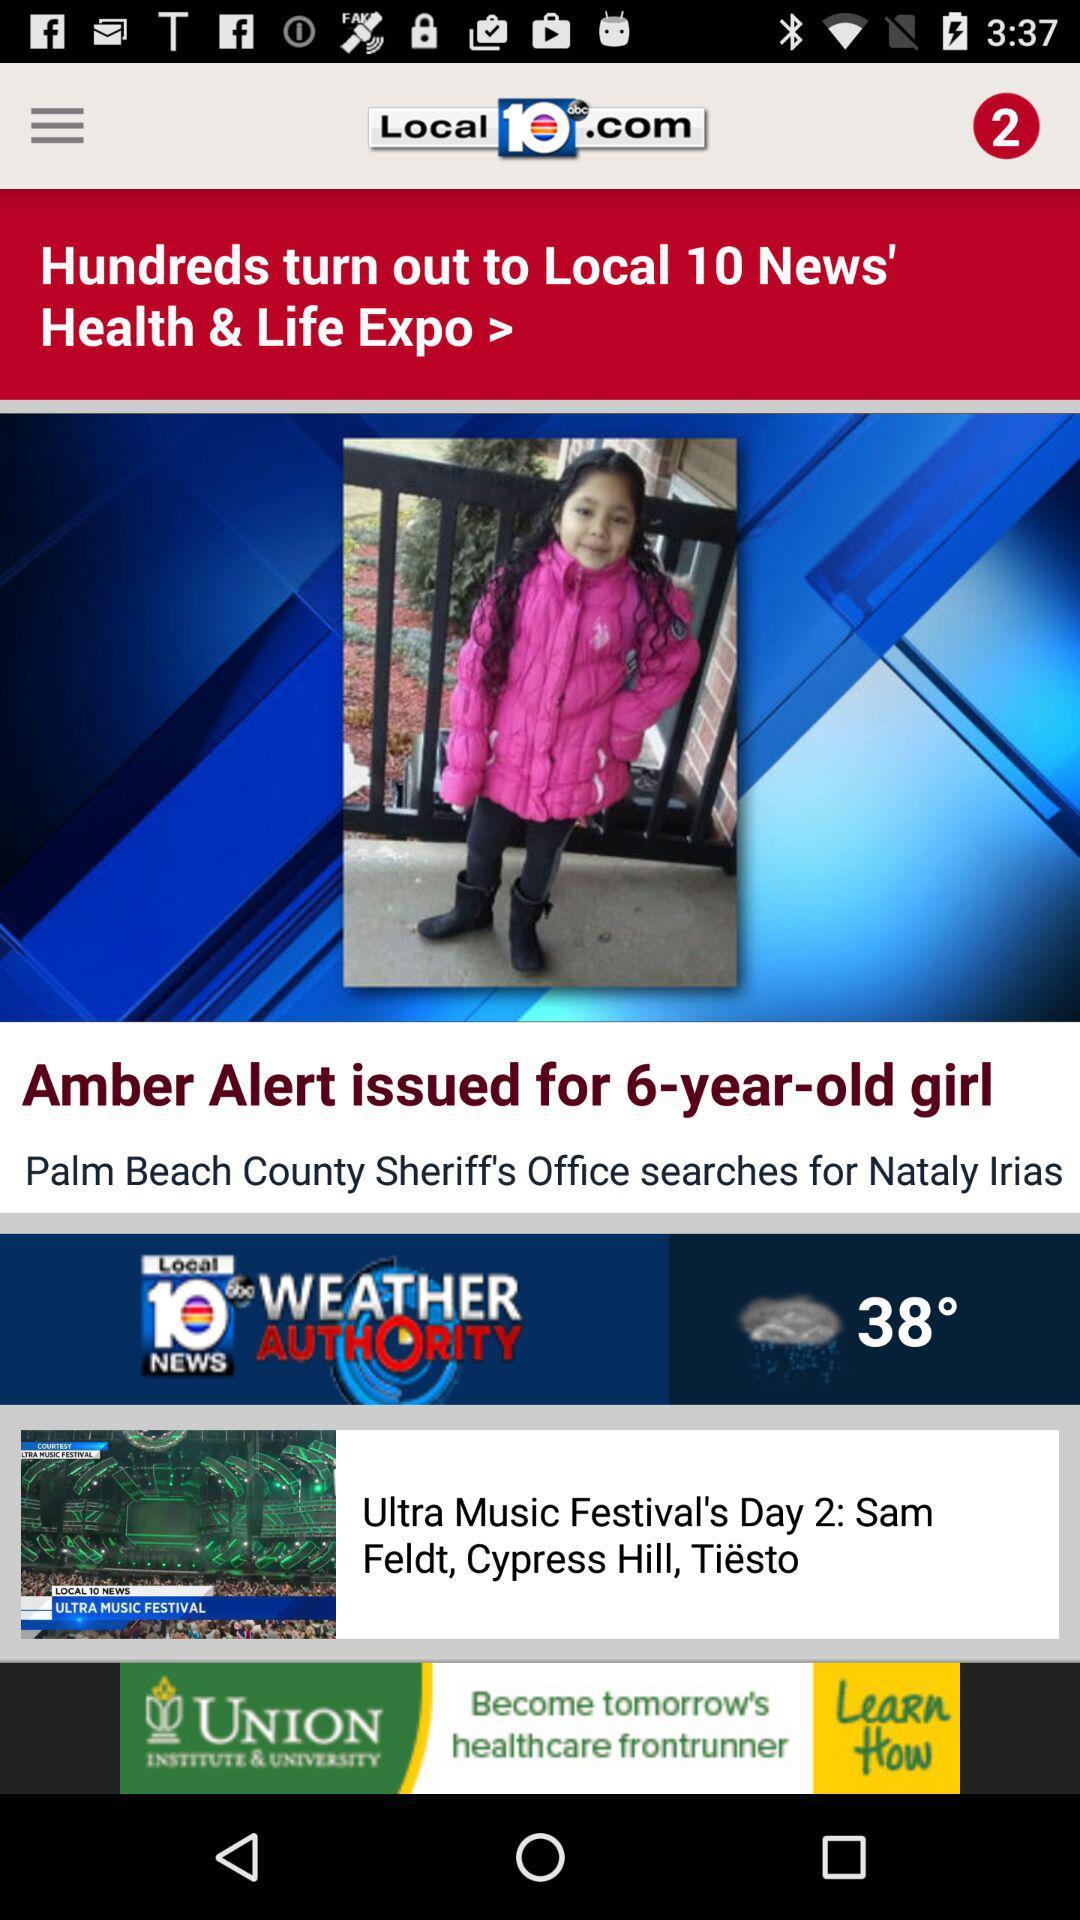 This screenshot has width=1080, height=1920. What do you see at coordinates (540, 1727) in the screenshot?
I see `open` at bounding box center [540, 1727].